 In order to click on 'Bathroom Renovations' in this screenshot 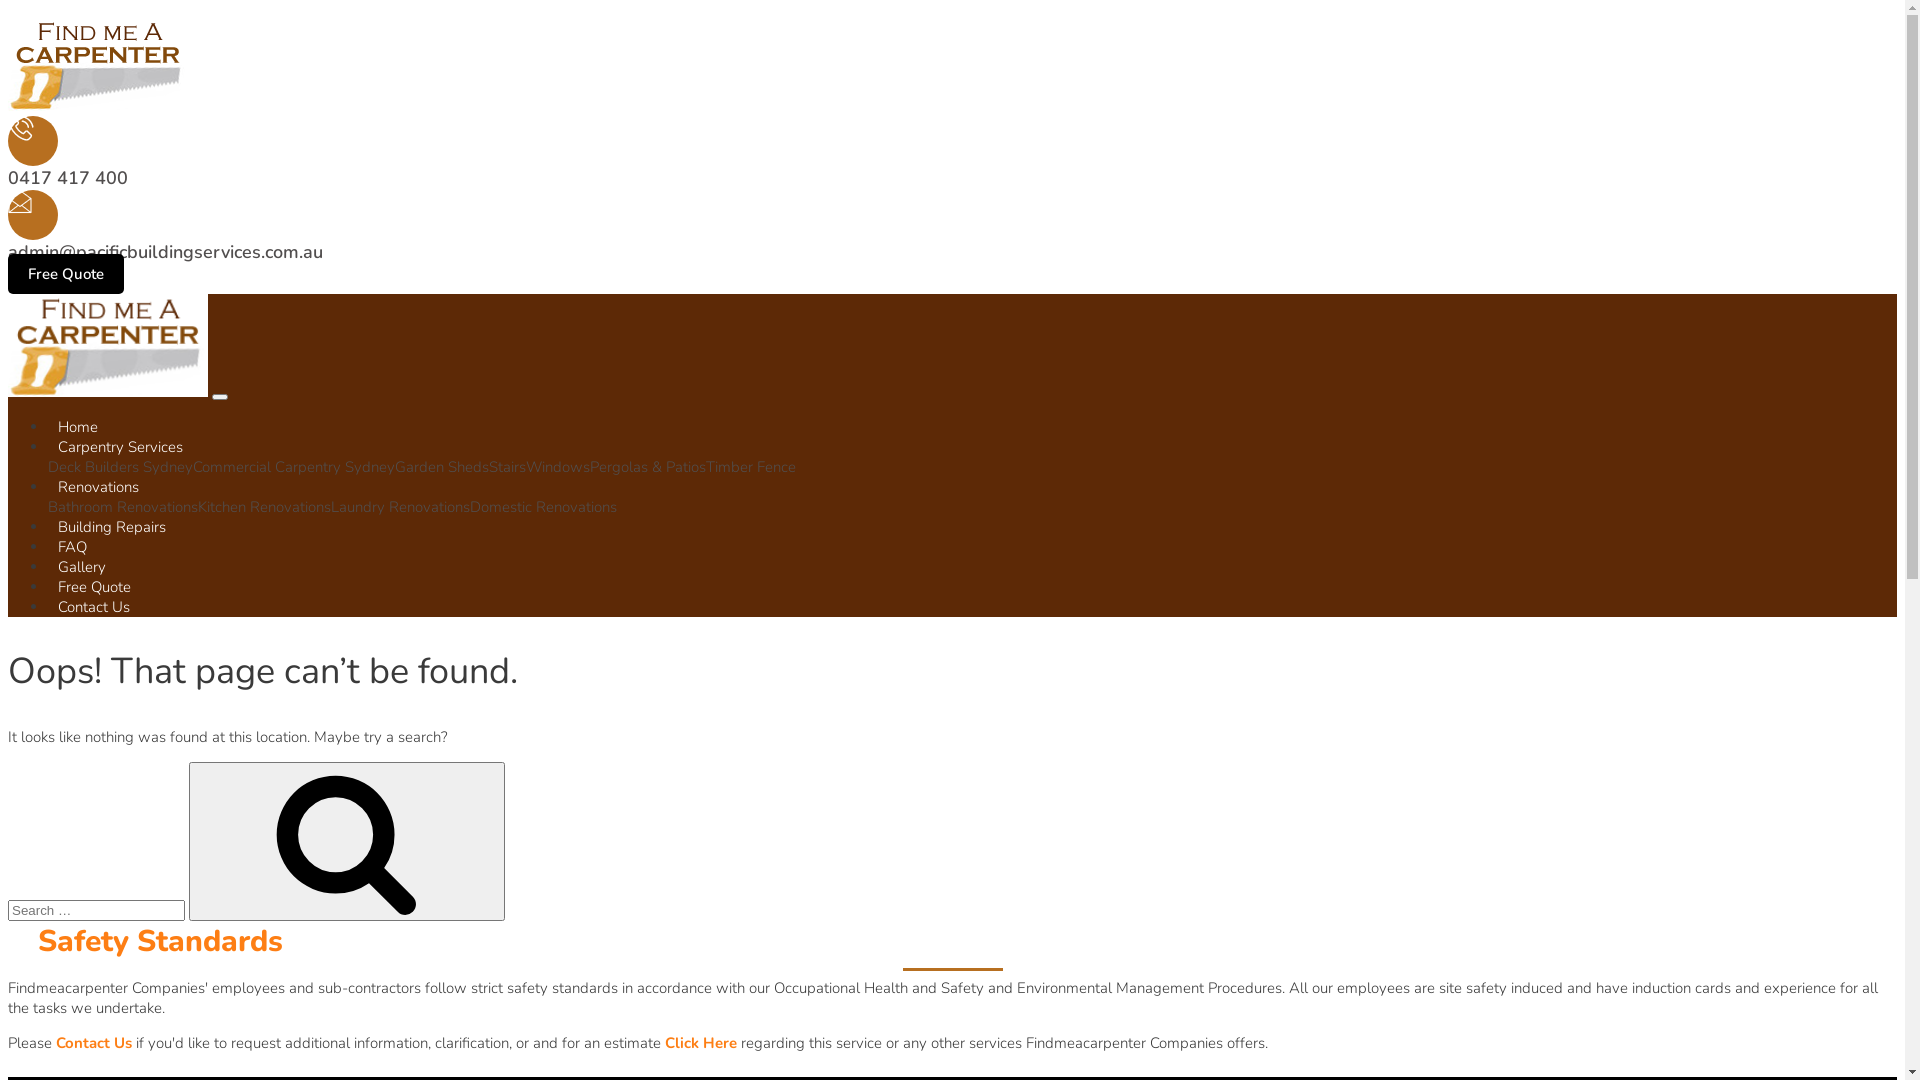, I will do `click(122, 505)`.